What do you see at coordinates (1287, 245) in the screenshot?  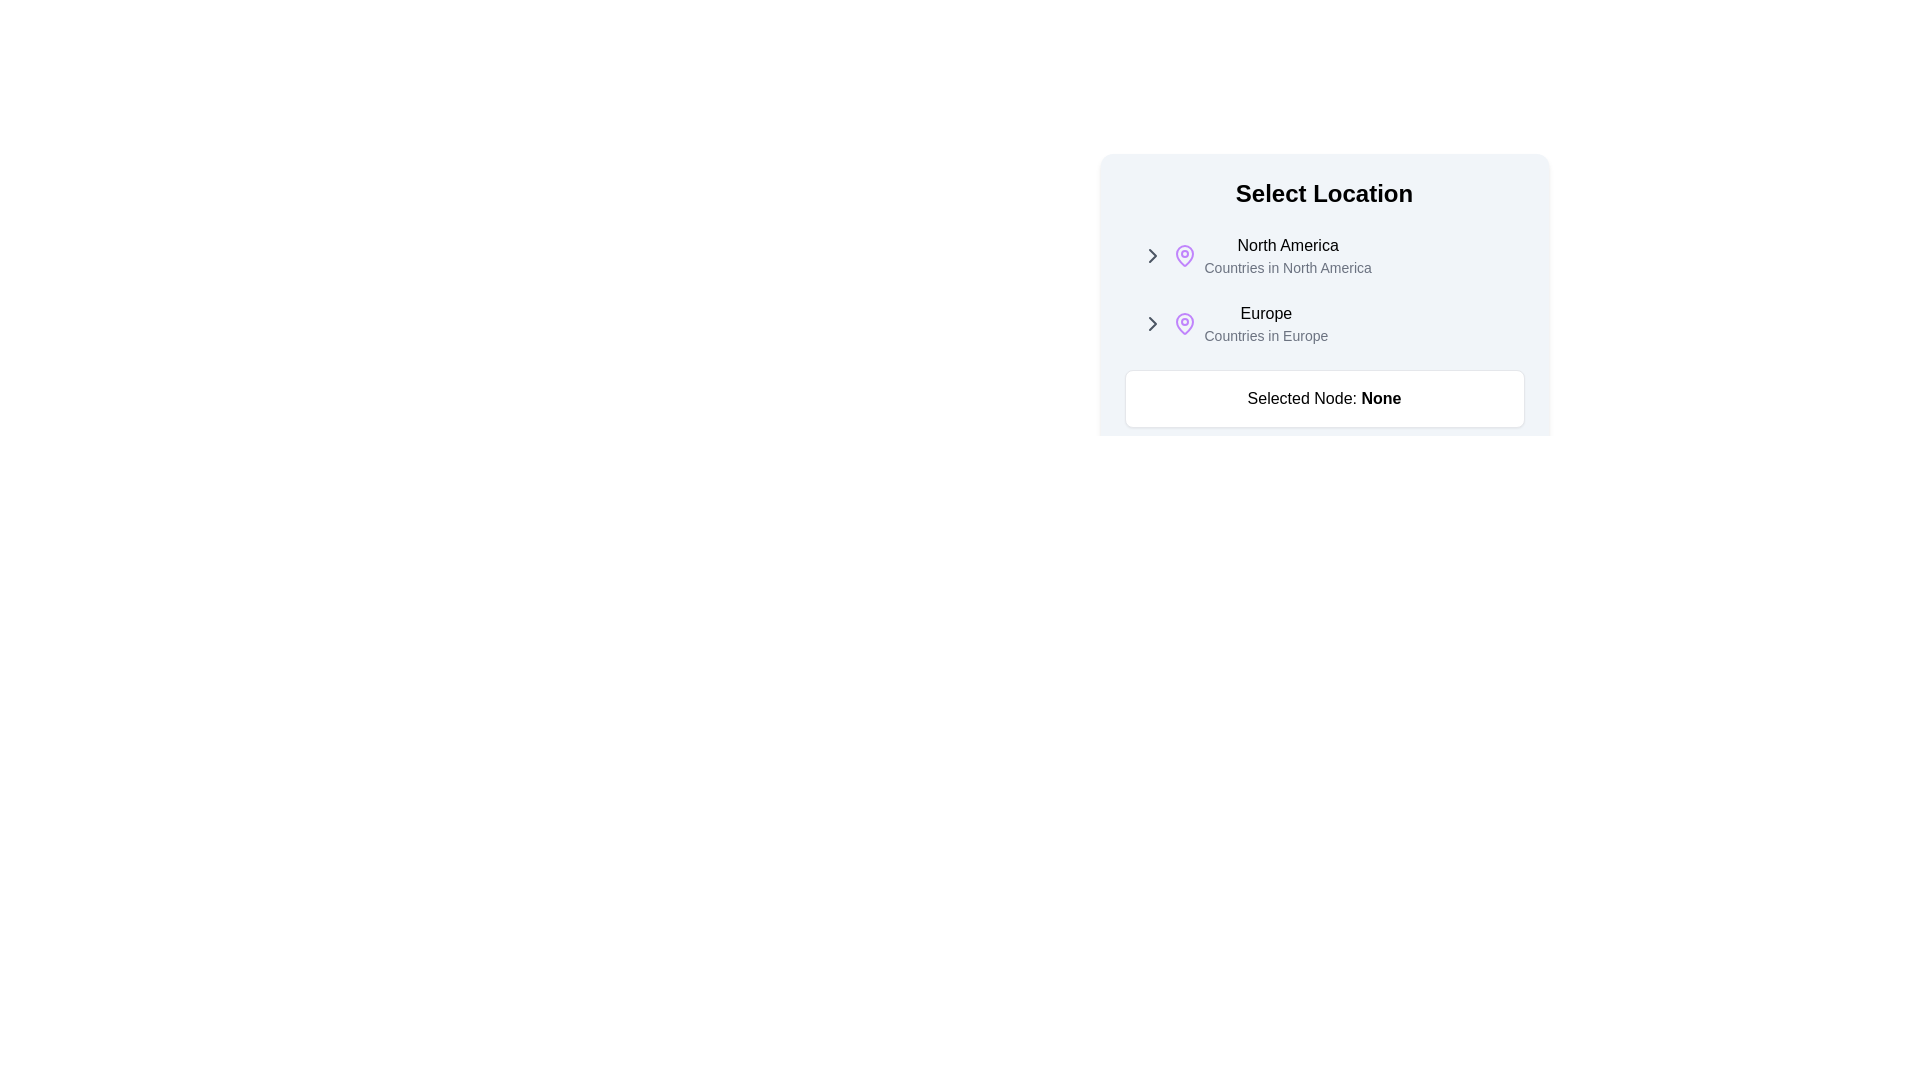 I see `the 'North America' text label, which is bold and prominently displayed at the top of the region list` at bounding box center [1287, 245].